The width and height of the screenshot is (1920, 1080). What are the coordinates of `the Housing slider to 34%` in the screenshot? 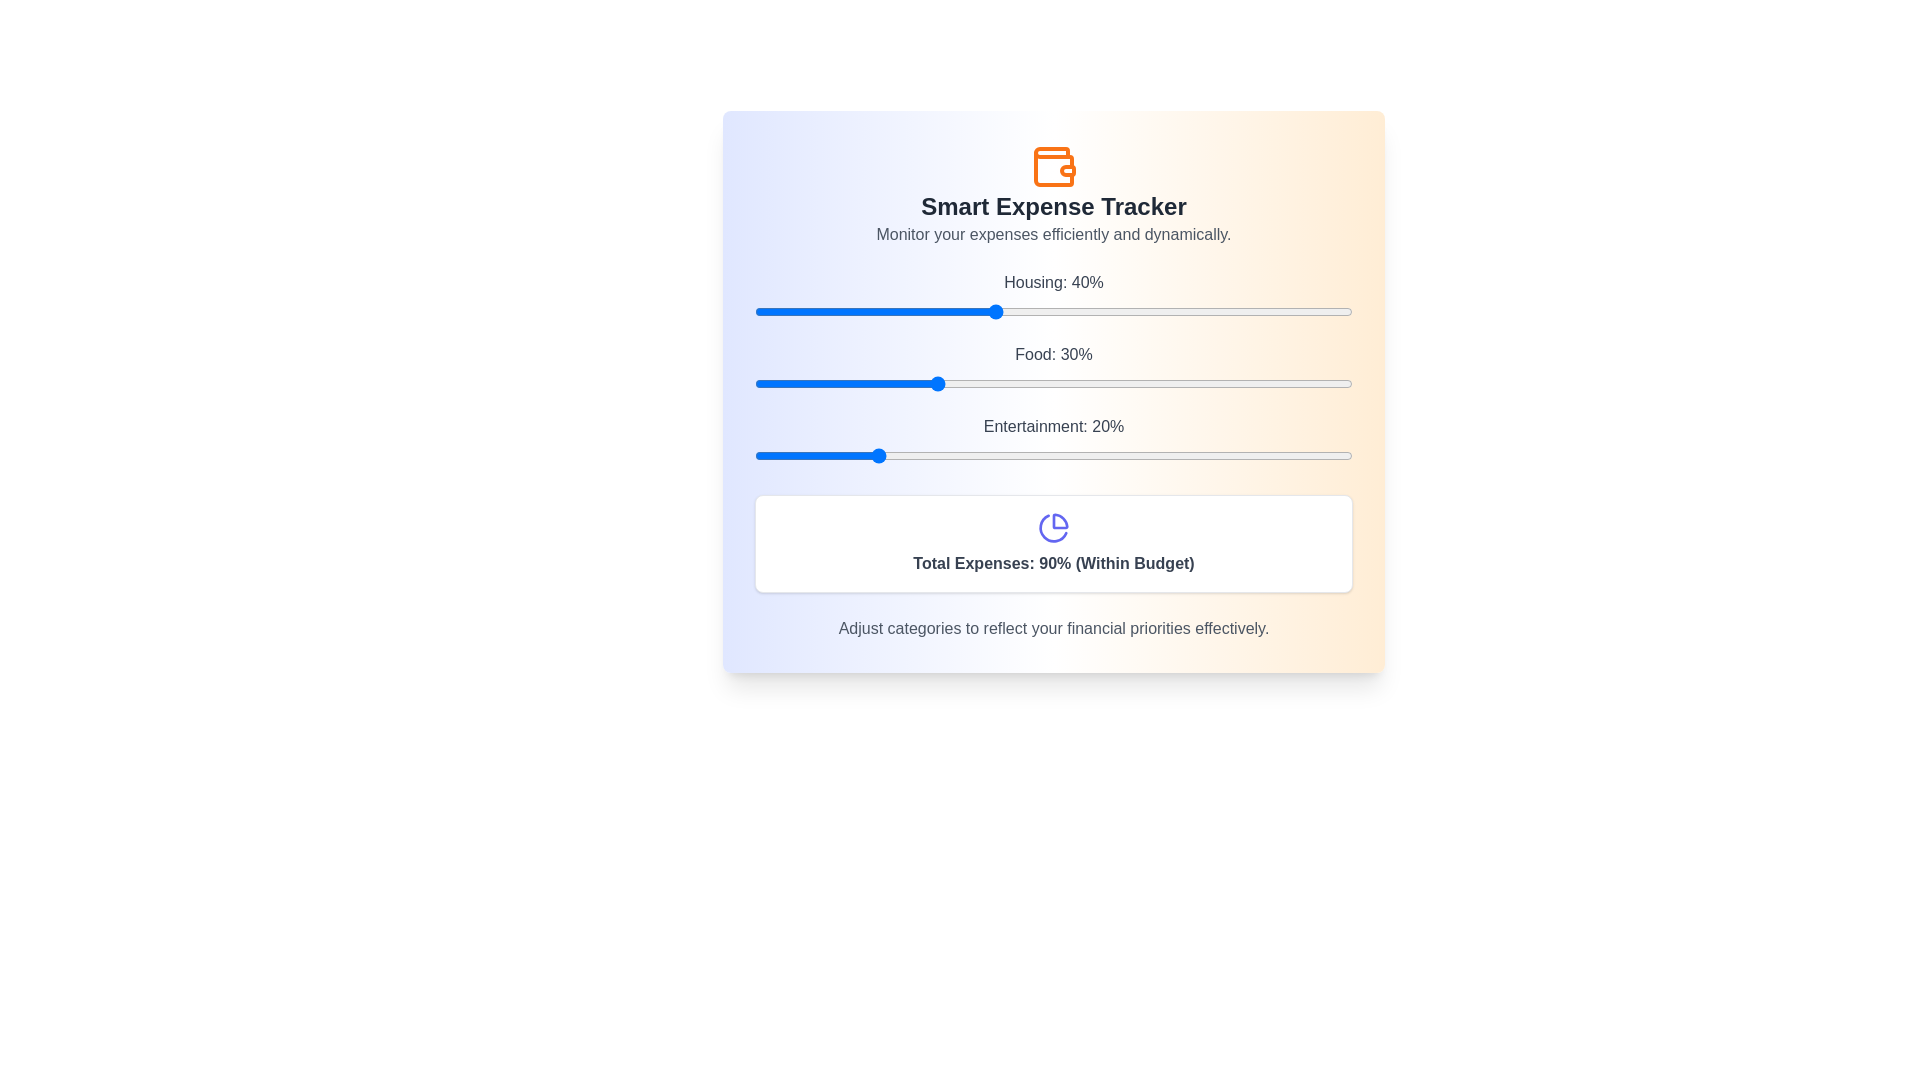 It's located at (957, 312).